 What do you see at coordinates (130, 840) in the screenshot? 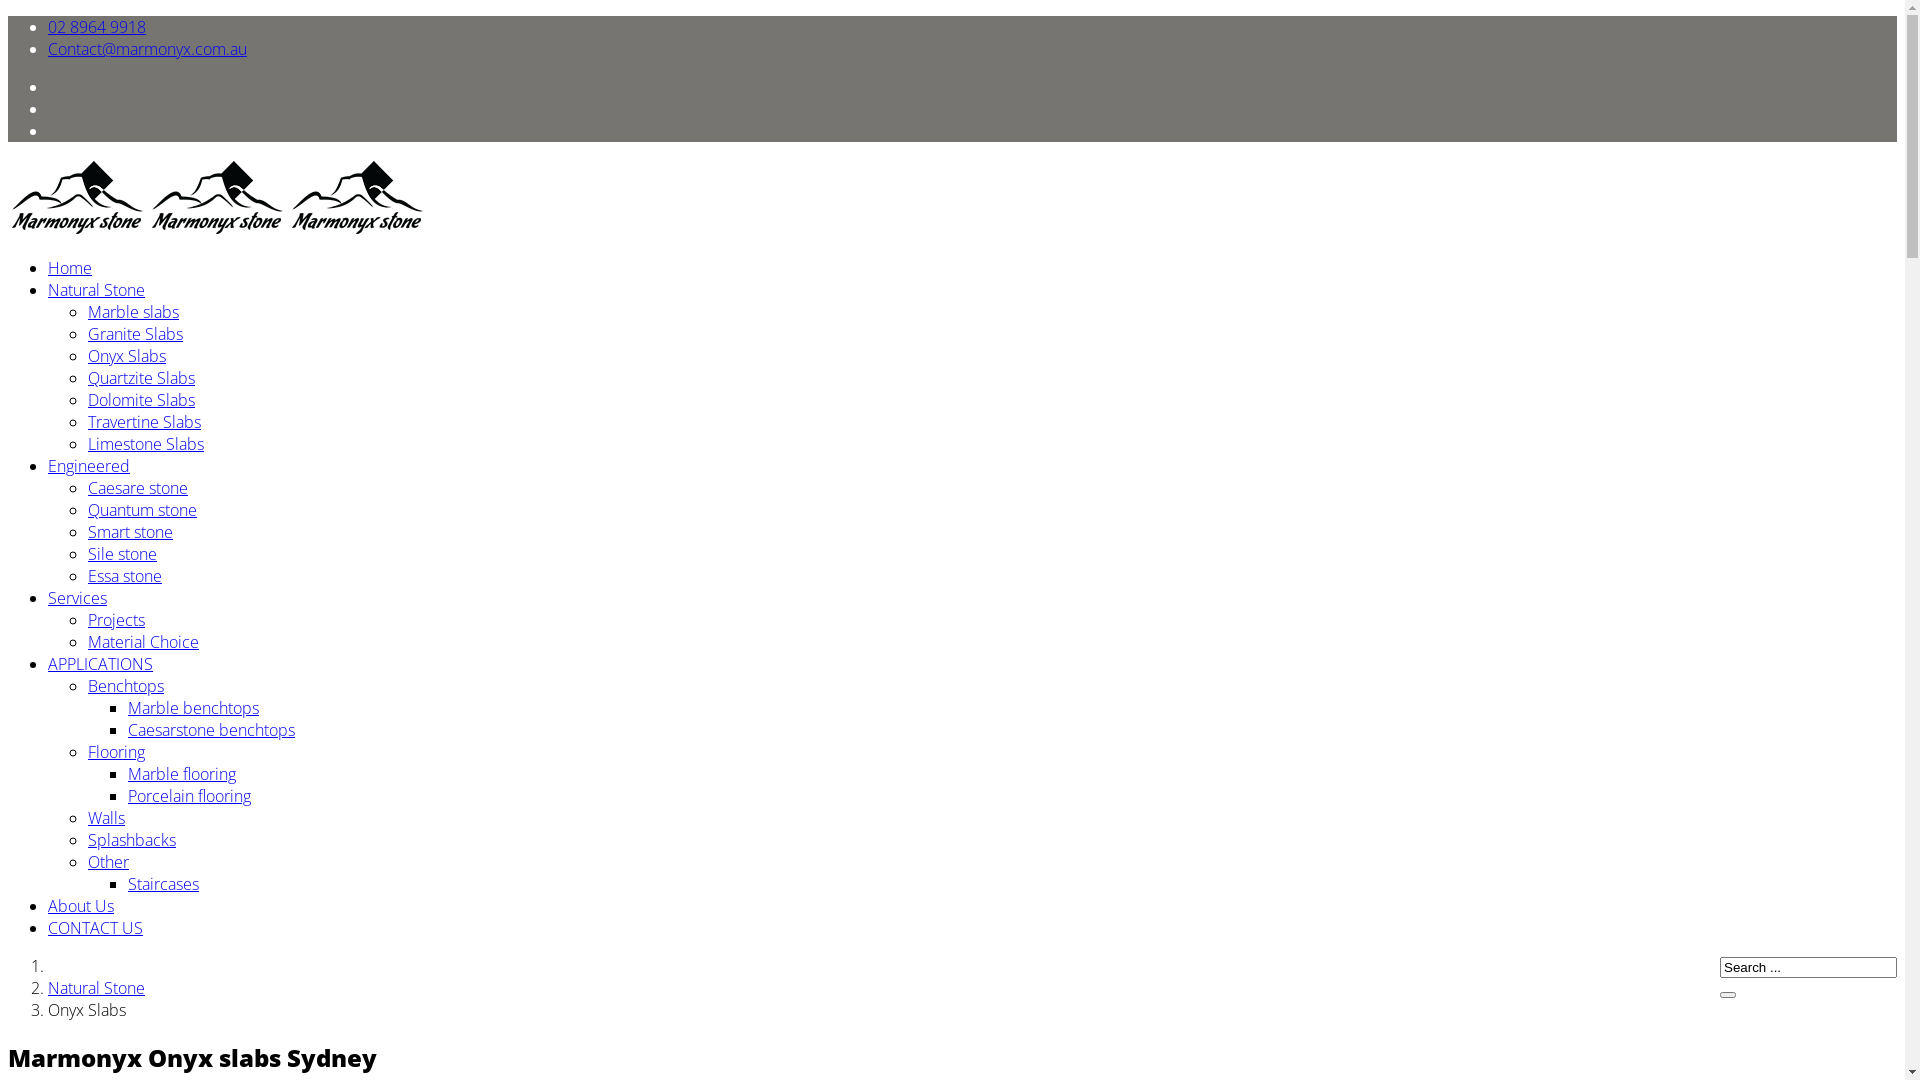
I see `'Splashbacks'` at bounding box center [130, 840].